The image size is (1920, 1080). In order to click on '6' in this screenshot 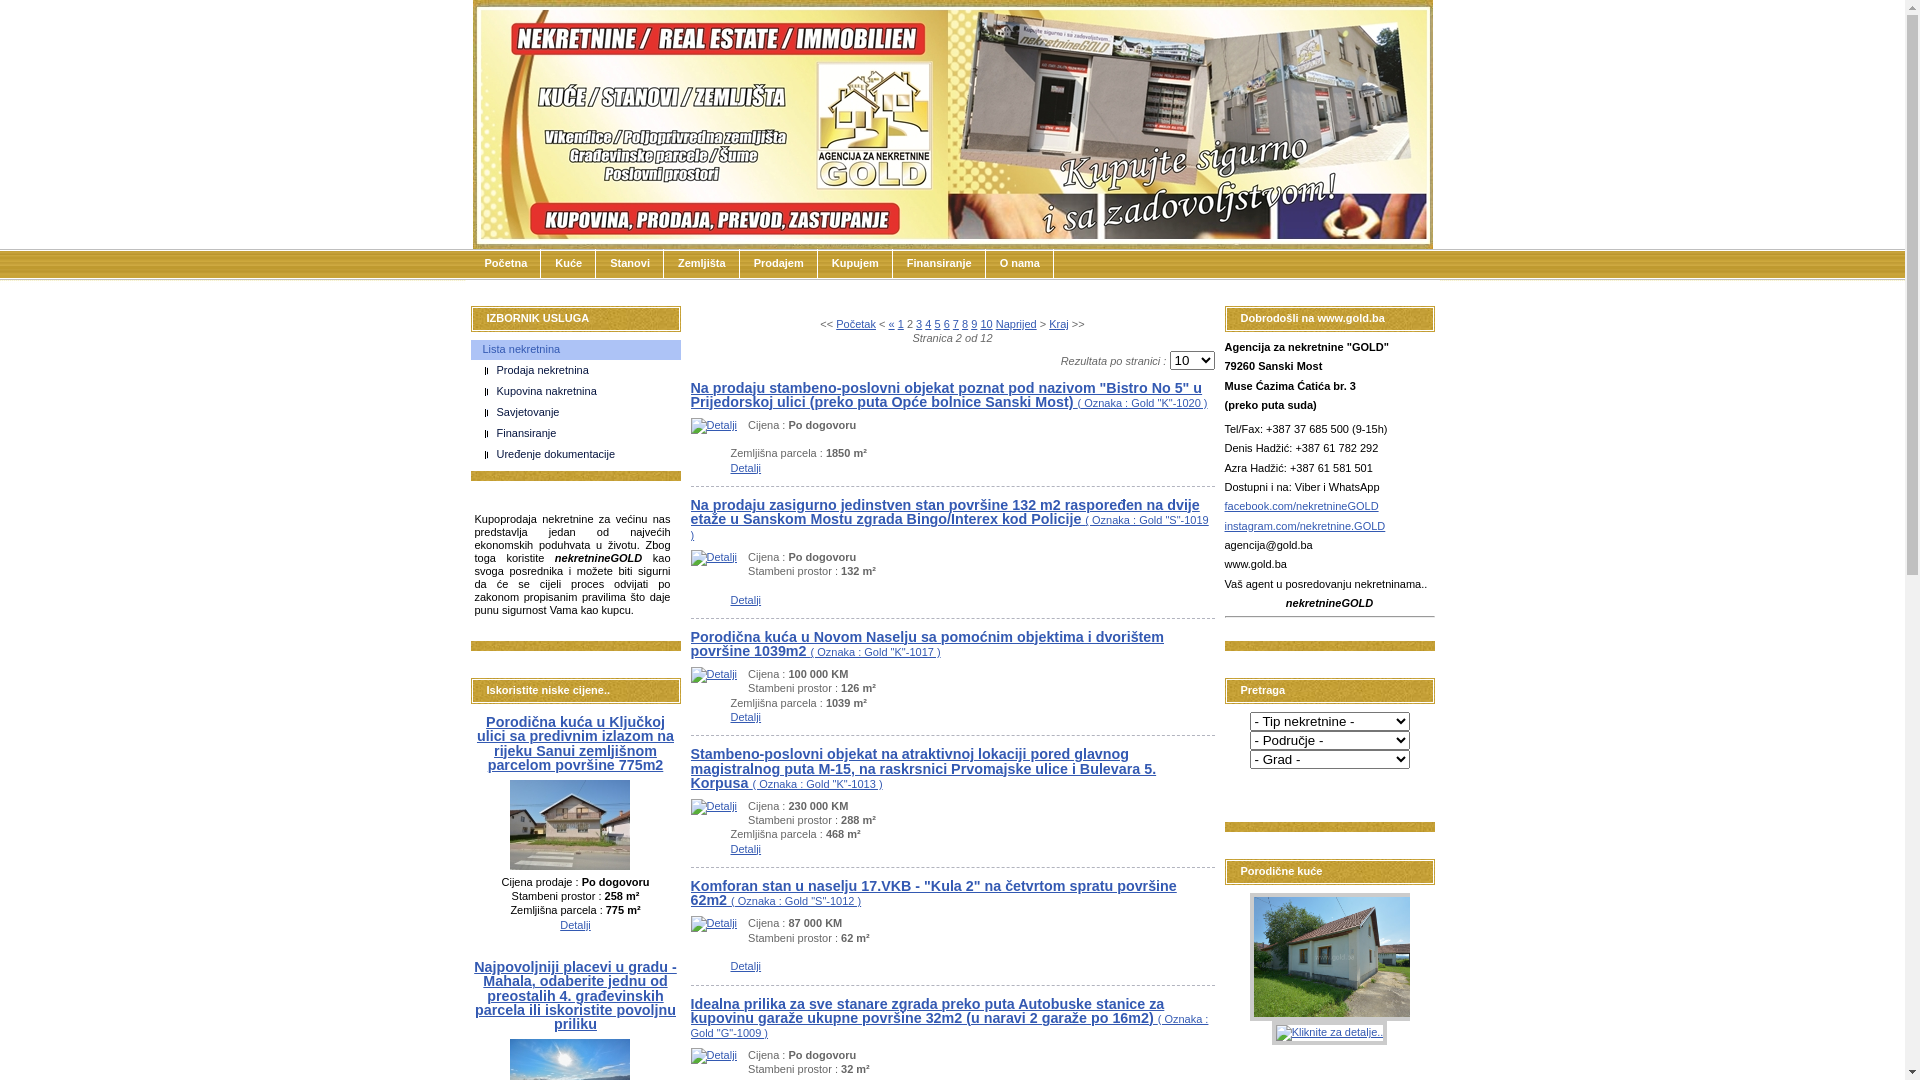, I will do `click(943, 323)`.